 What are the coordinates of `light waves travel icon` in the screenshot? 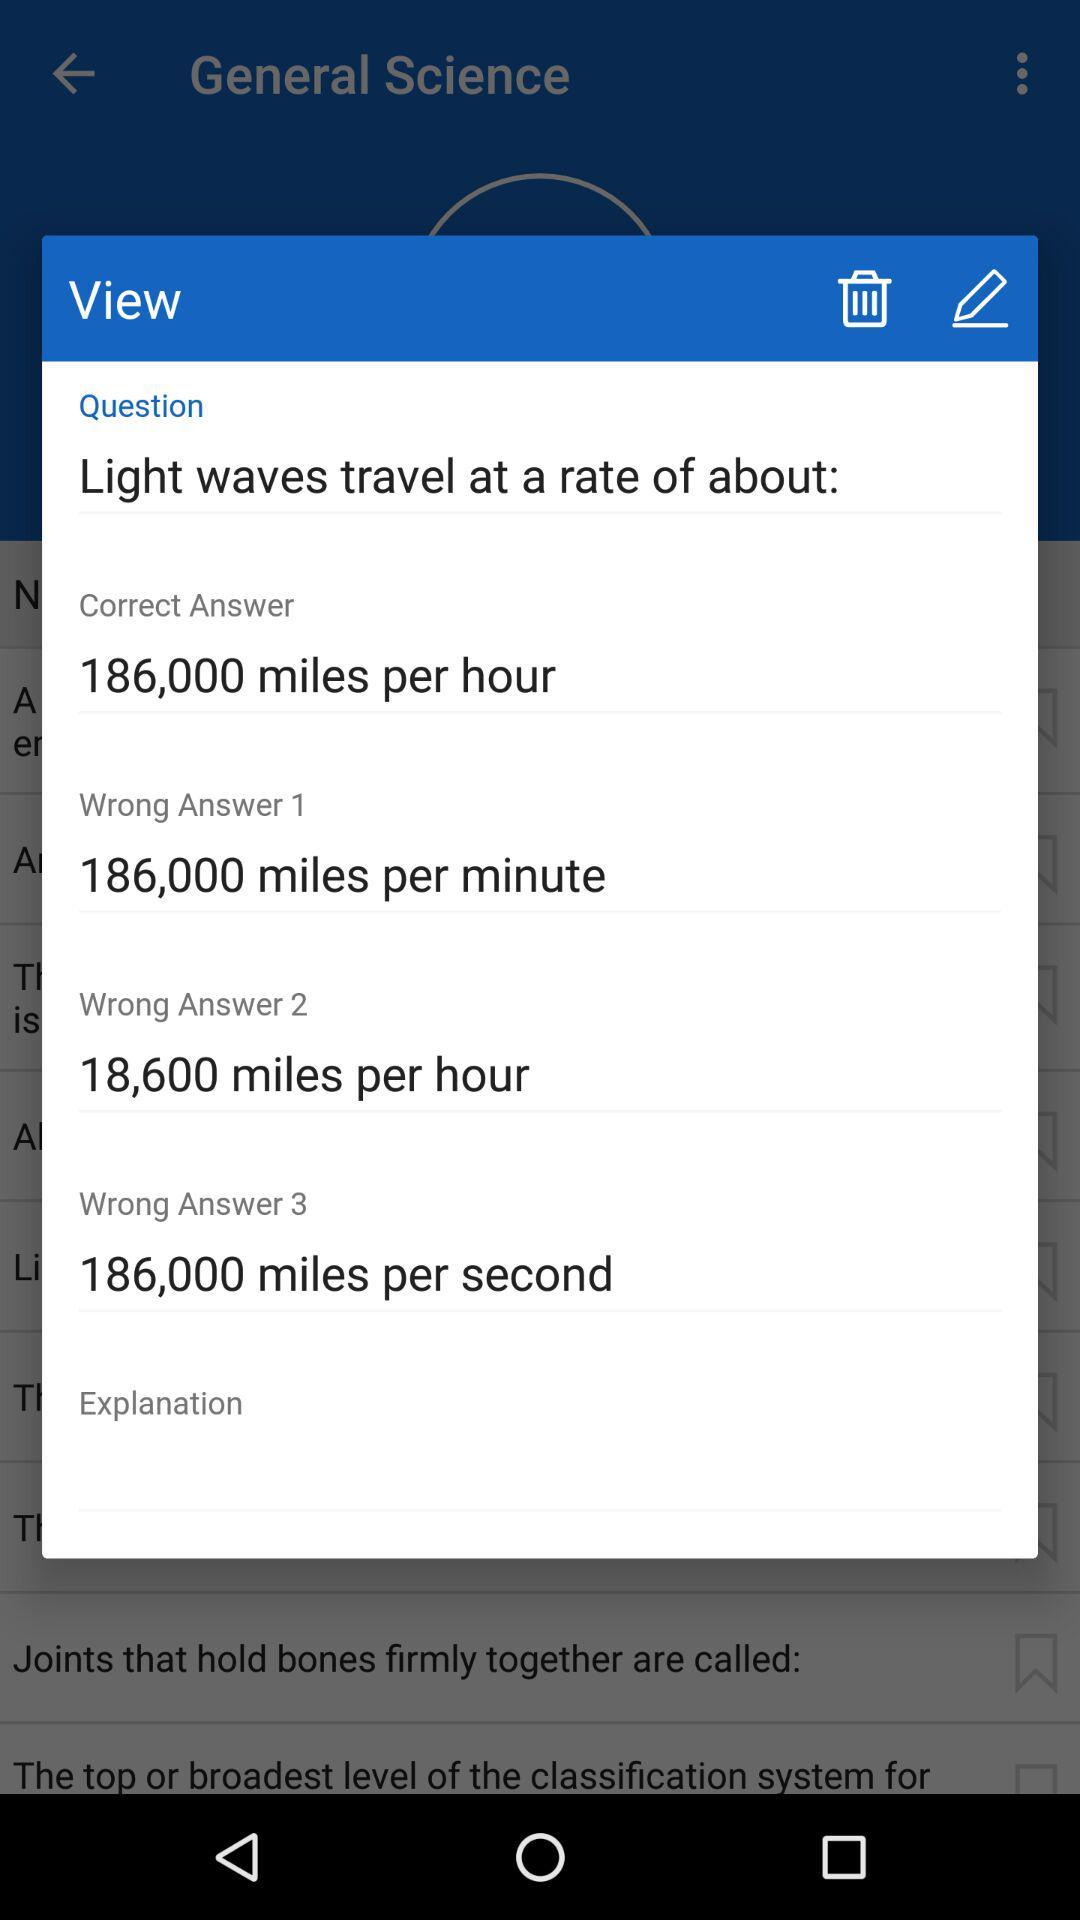 It's located at (540, 474).